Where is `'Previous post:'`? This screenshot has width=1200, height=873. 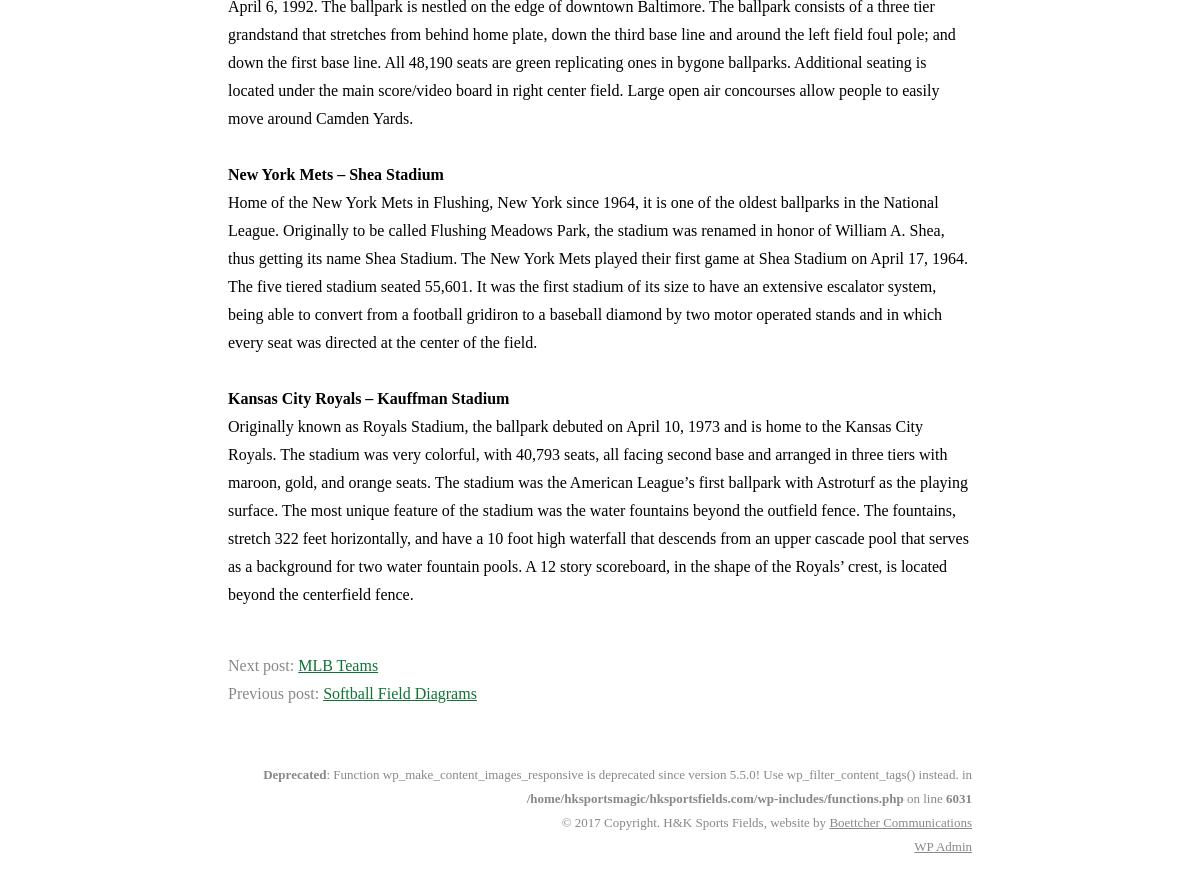 'Previous post:' is located at coordinates (274, 693).